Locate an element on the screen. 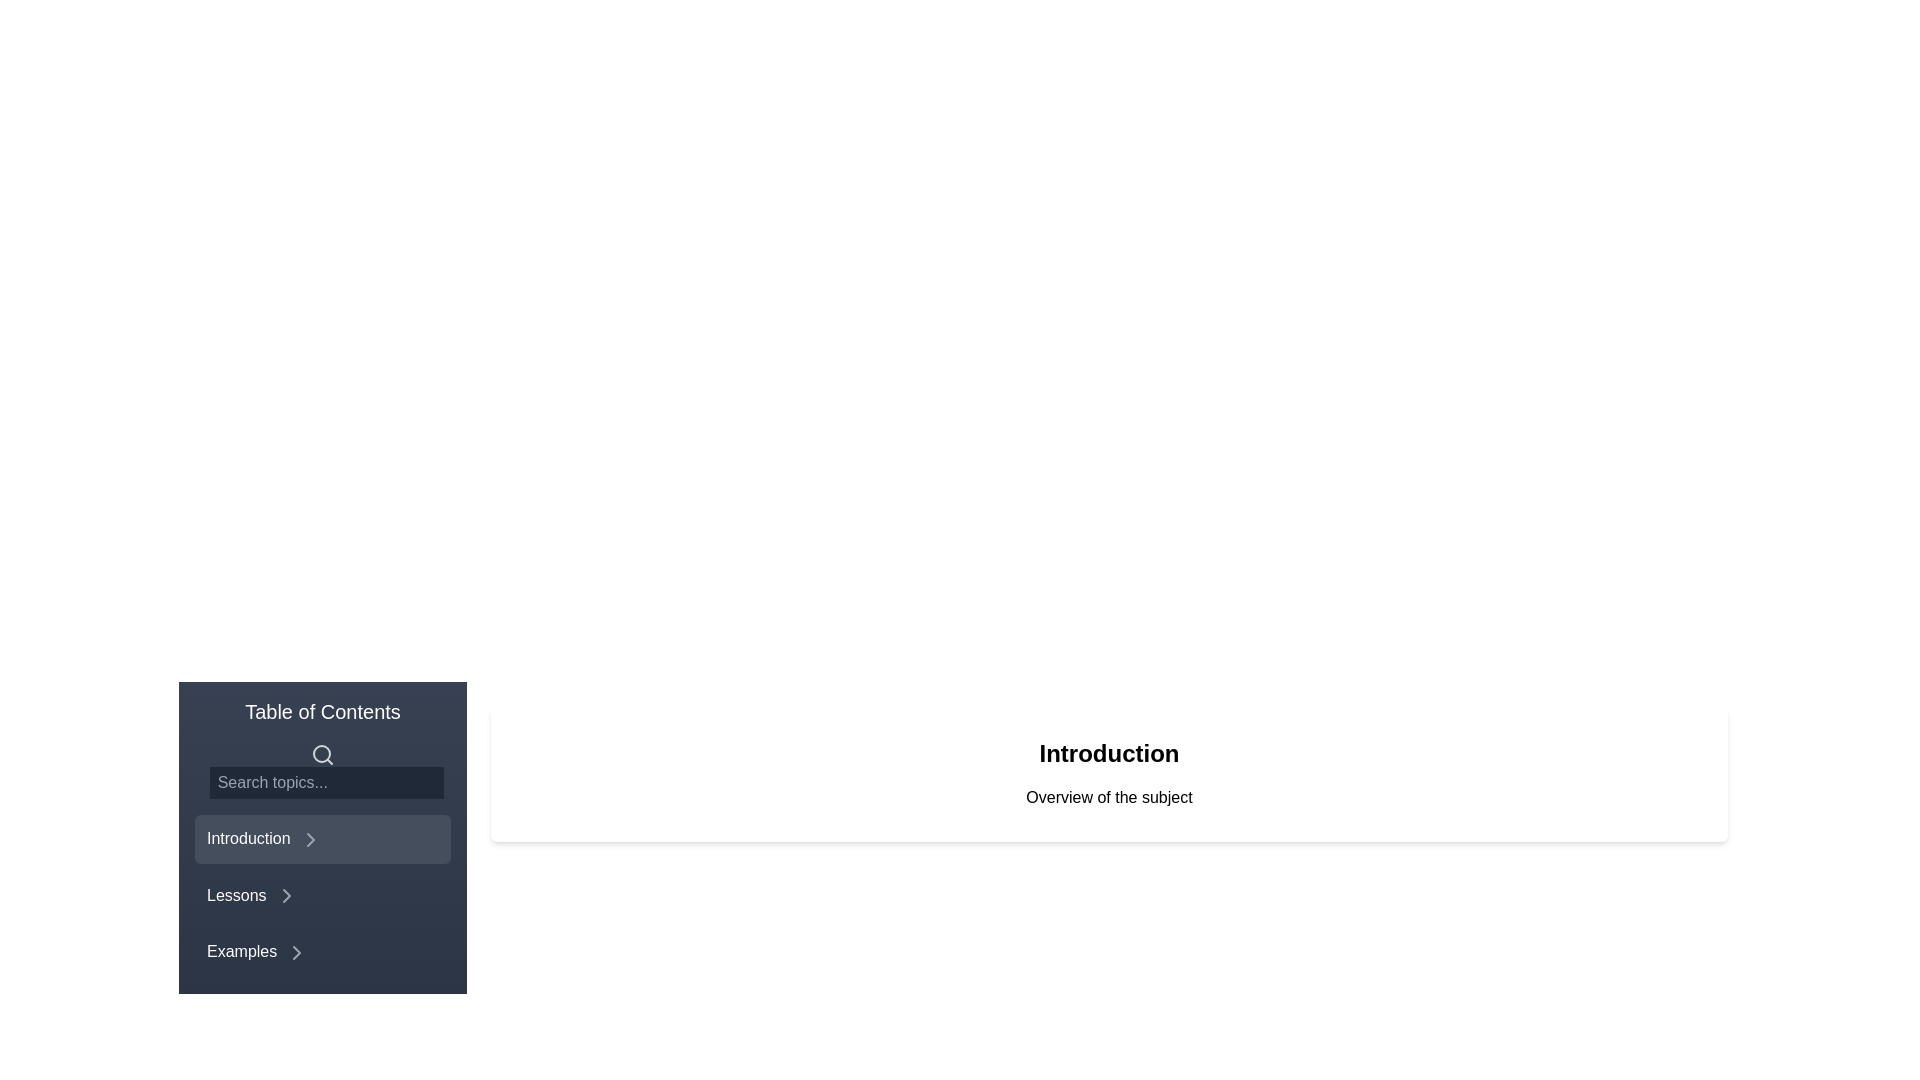  the chevron icon shaped like a rightward arrow, which is gray and located to the right of the 'Introduction' text in the 'Table of Contents' navigation menu is located at coordinates (309, 839).